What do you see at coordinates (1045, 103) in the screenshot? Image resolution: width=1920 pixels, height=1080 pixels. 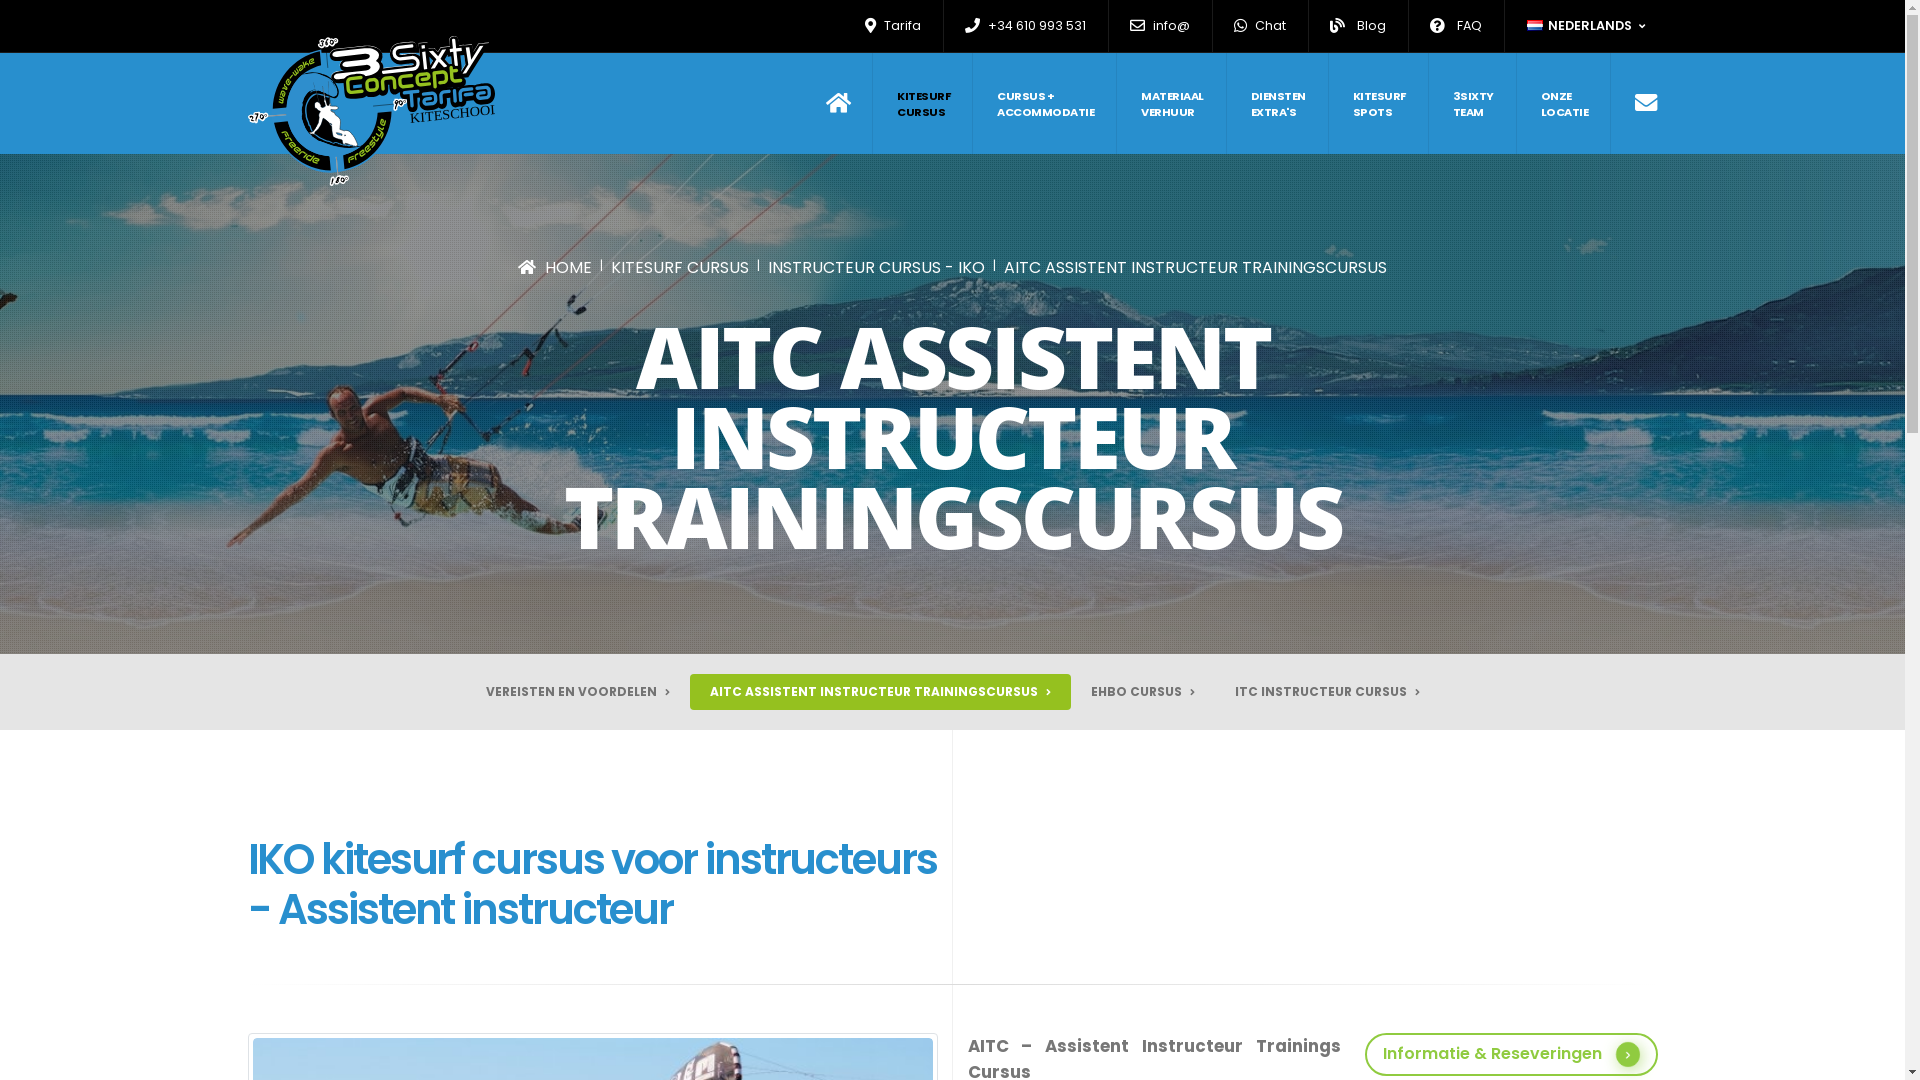 I see `'CURSUS + ACCOMMODATIE'` at bounding box center [1045, 103].